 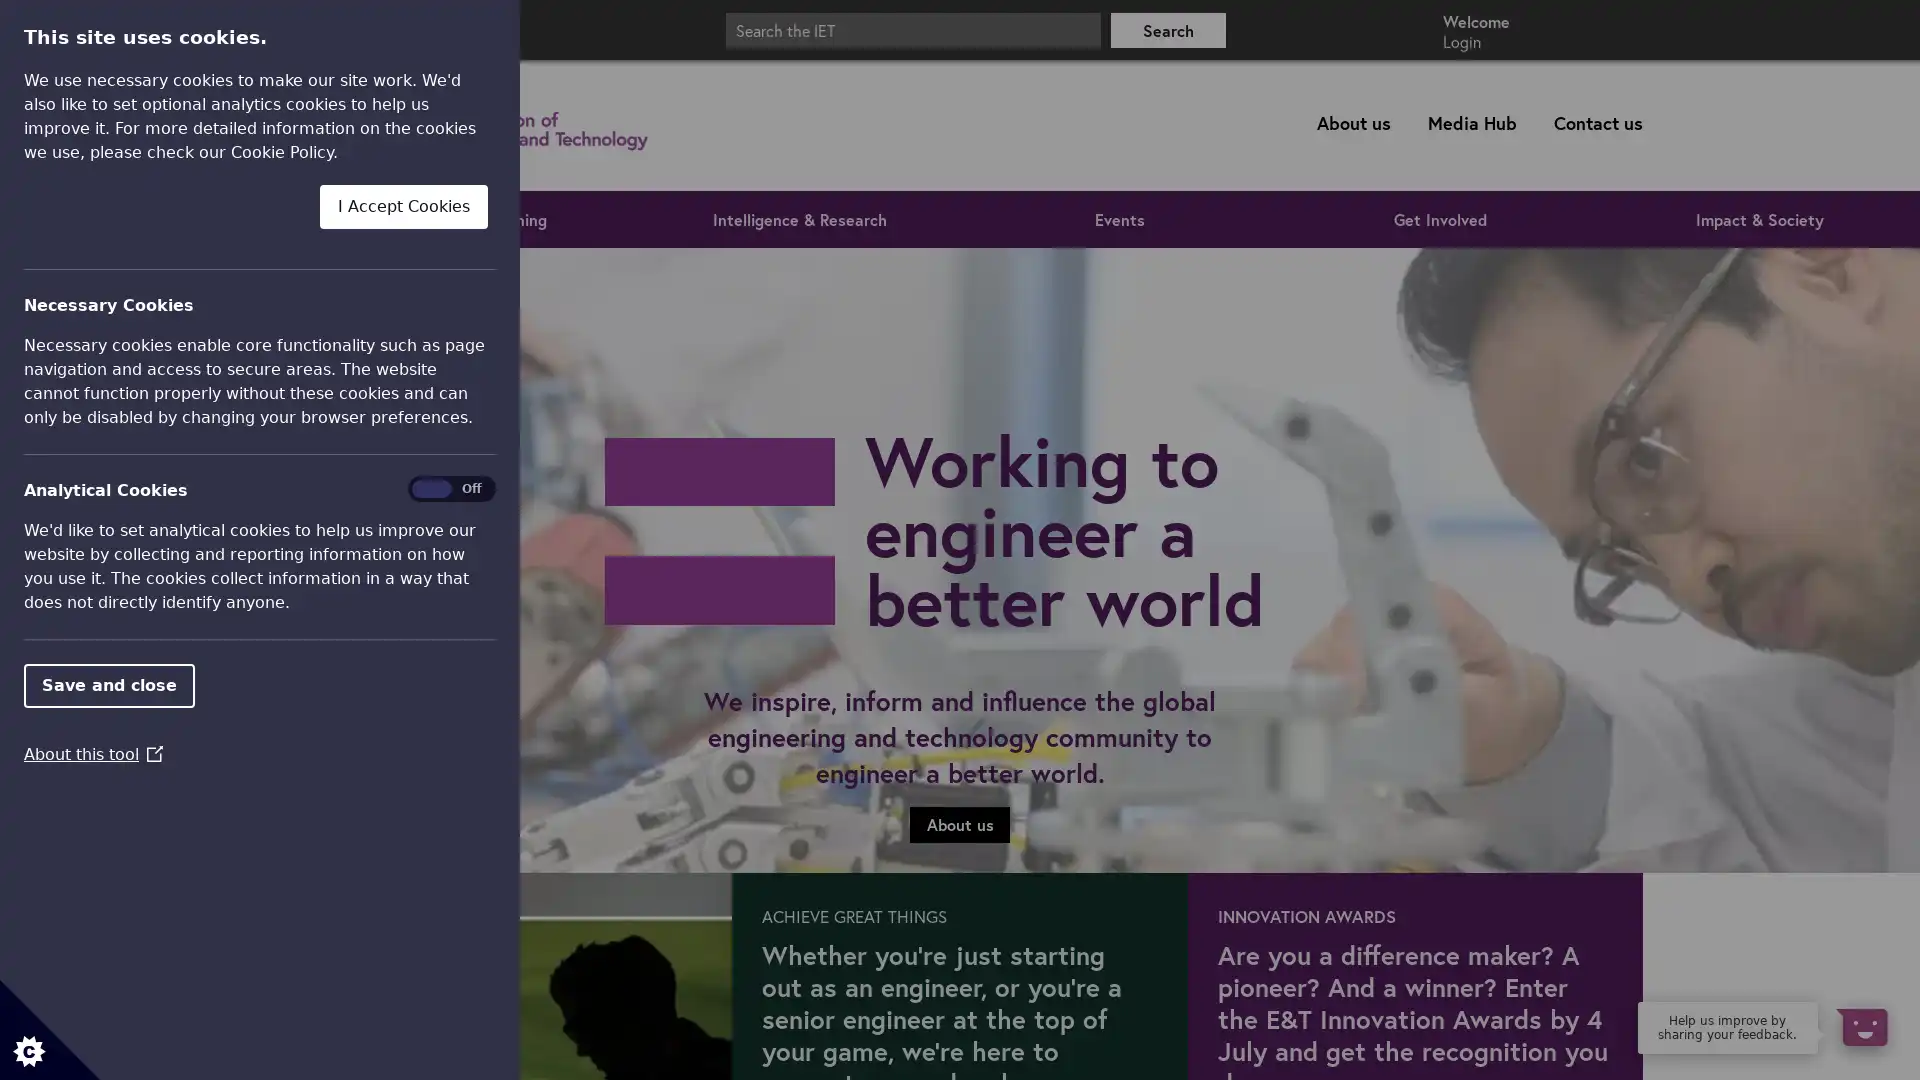 I want to click on Save and close, so click(x=108, y=684).